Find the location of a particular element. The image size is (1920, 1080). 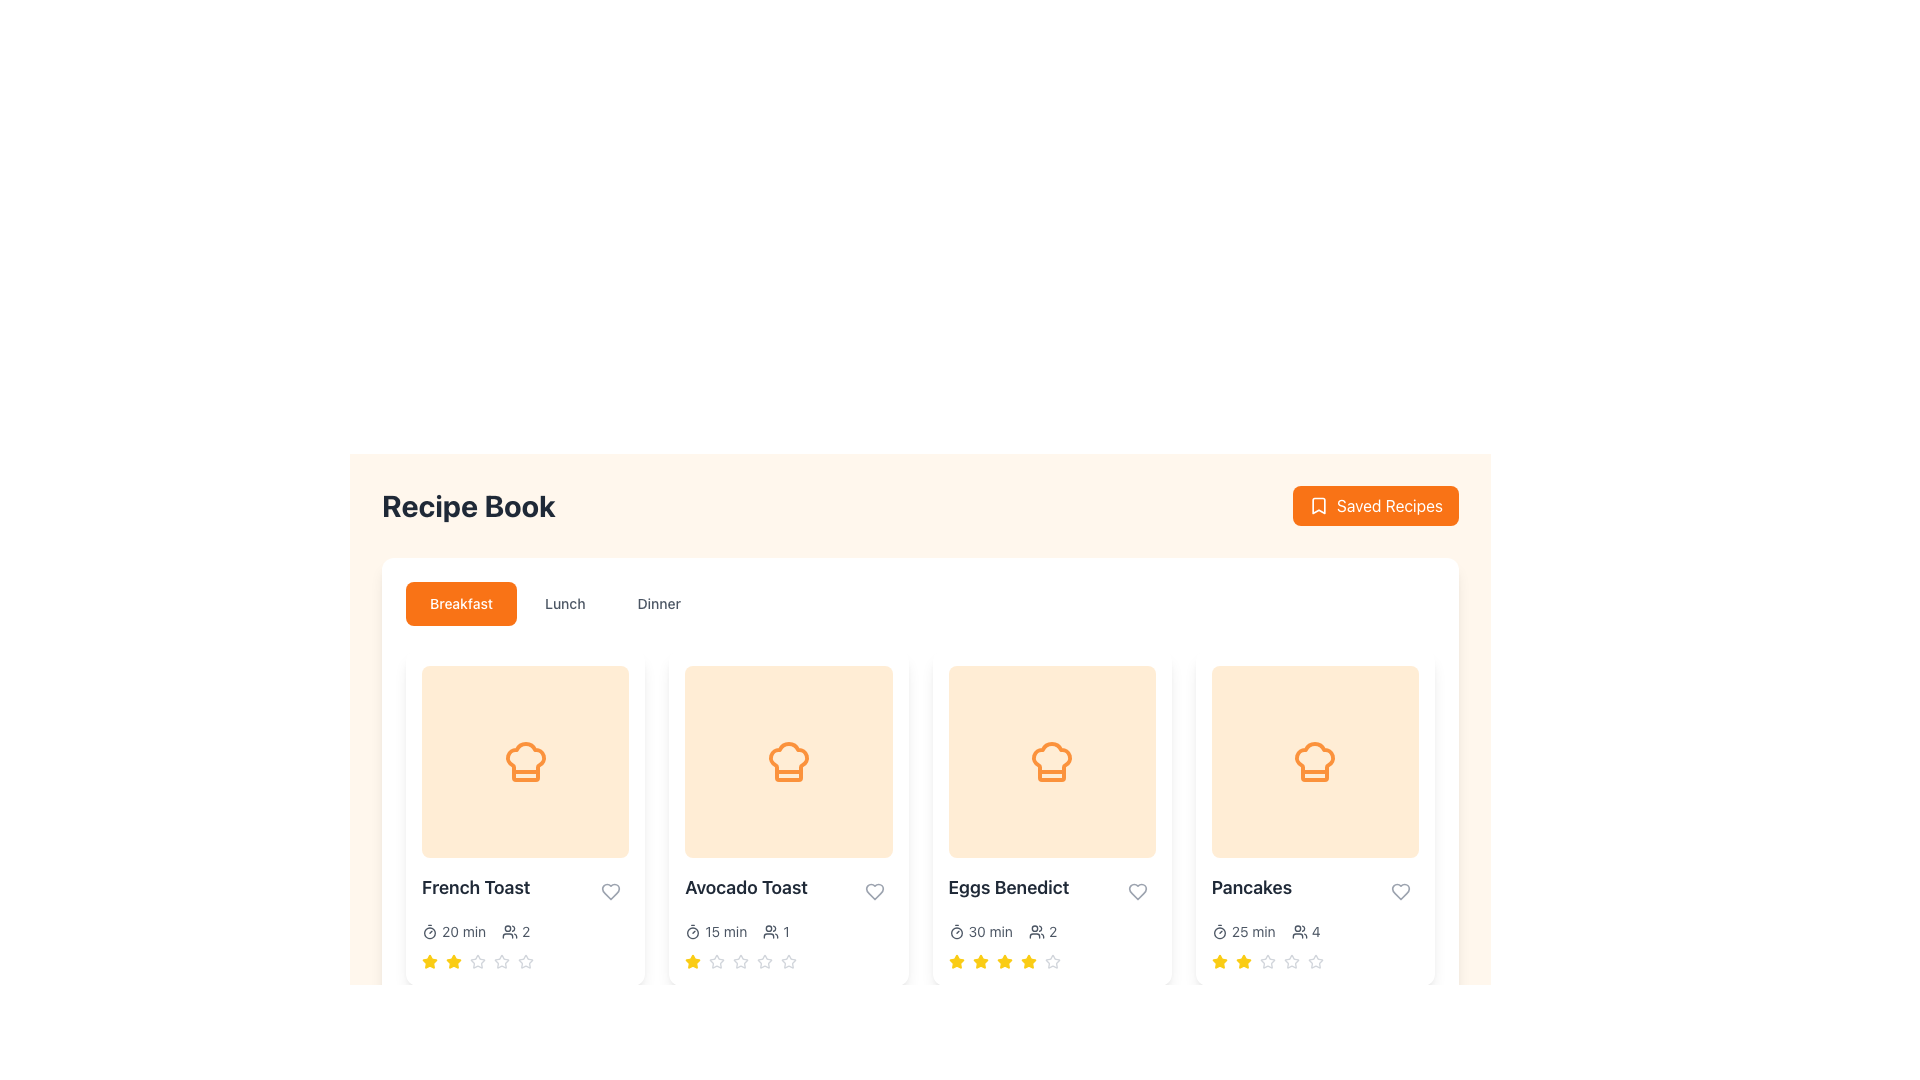

the text label indicating the number of people associated with the 'Eggs Benedict' recipe, located under the third card in a horizontally scrolling list of recipe options is located at coordinates (1052, 932).